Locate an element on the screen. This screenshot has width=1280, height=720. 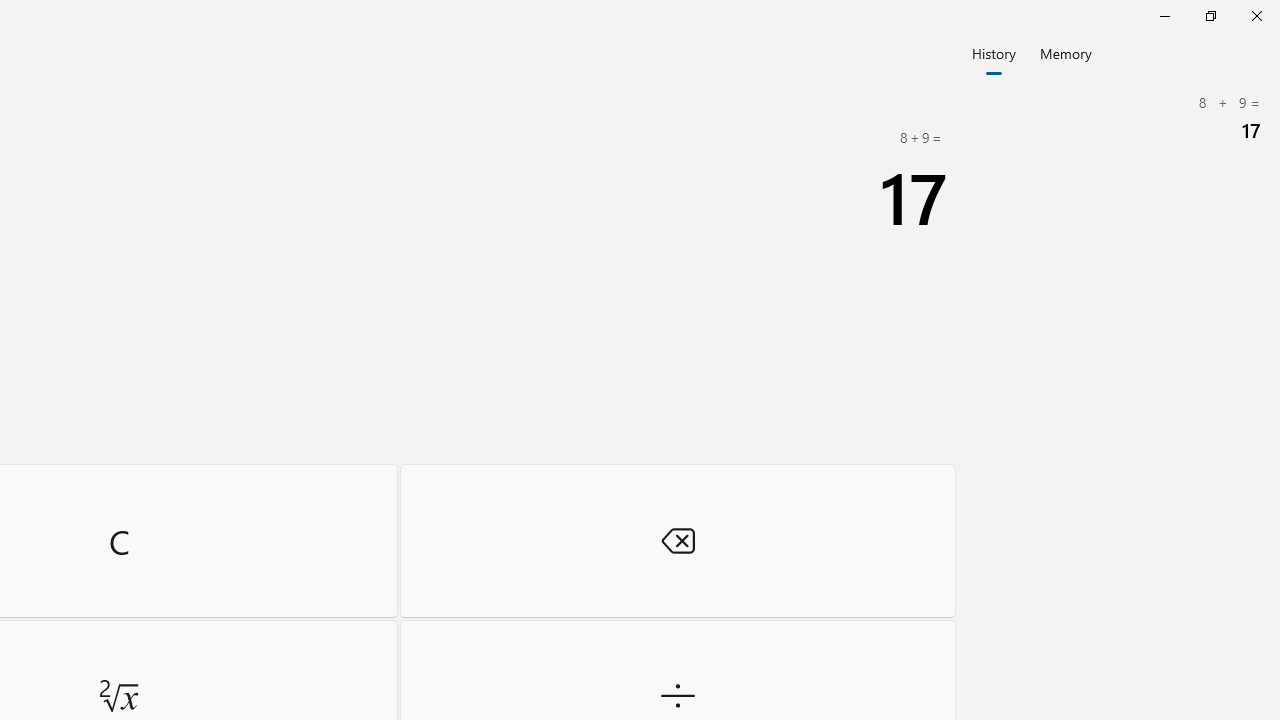
'History' is located at coordinates (993, 51).